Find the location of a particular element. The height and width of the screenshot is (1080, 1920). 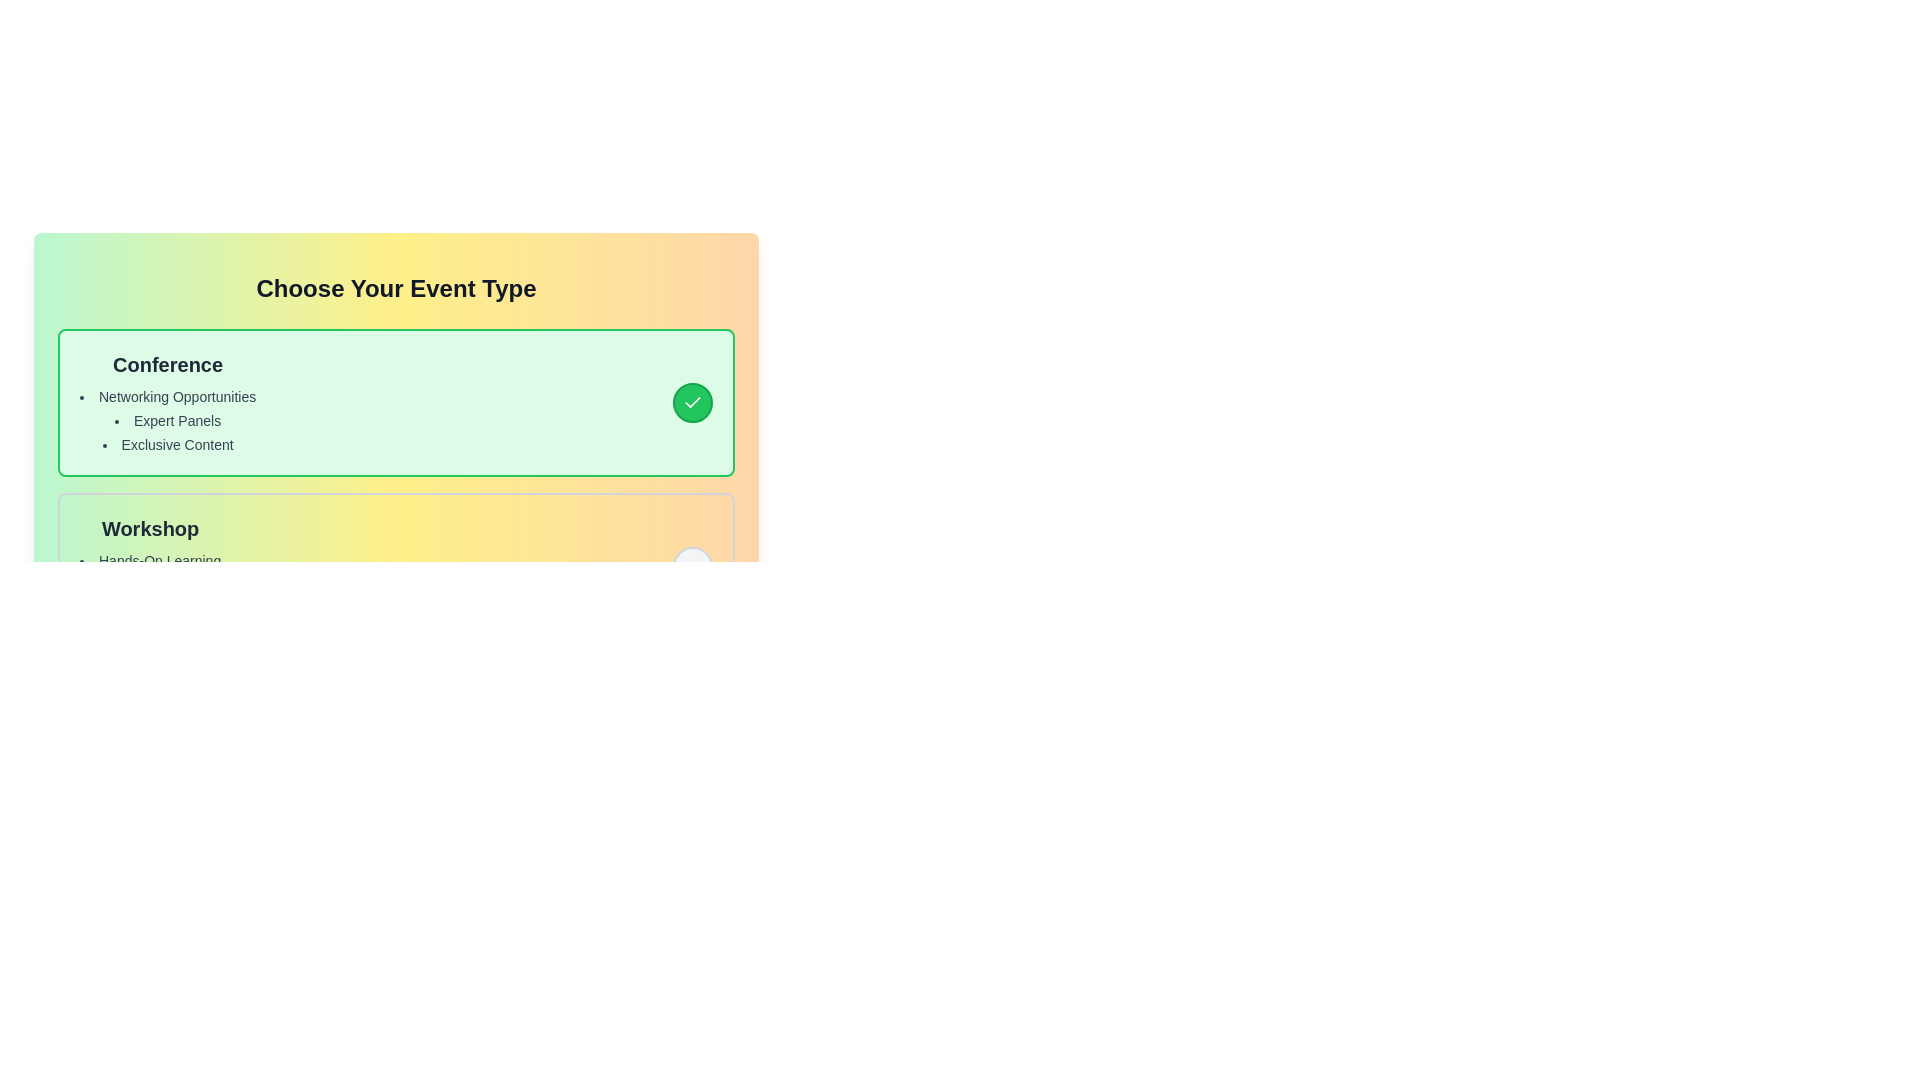

the 'Networking Opportunities' label in the bulleted list under the 'Conference' section, which is styled in gray and positioned within a green-bordered box is located at coordinates (168, 397).